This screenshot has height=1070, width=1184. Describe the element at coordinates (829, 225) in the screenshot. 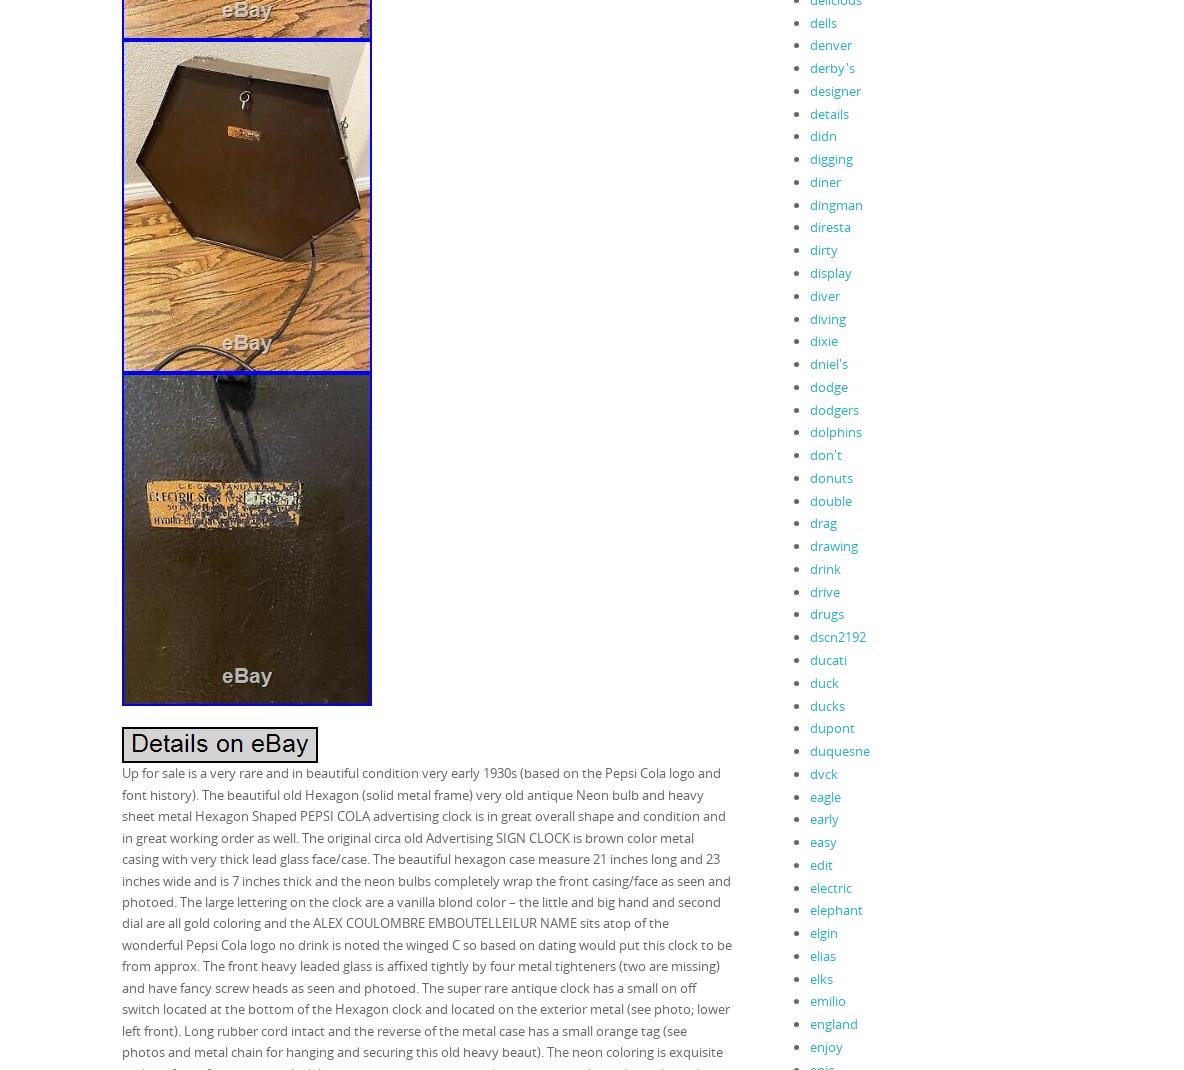

I see `'diresta'` at that location.